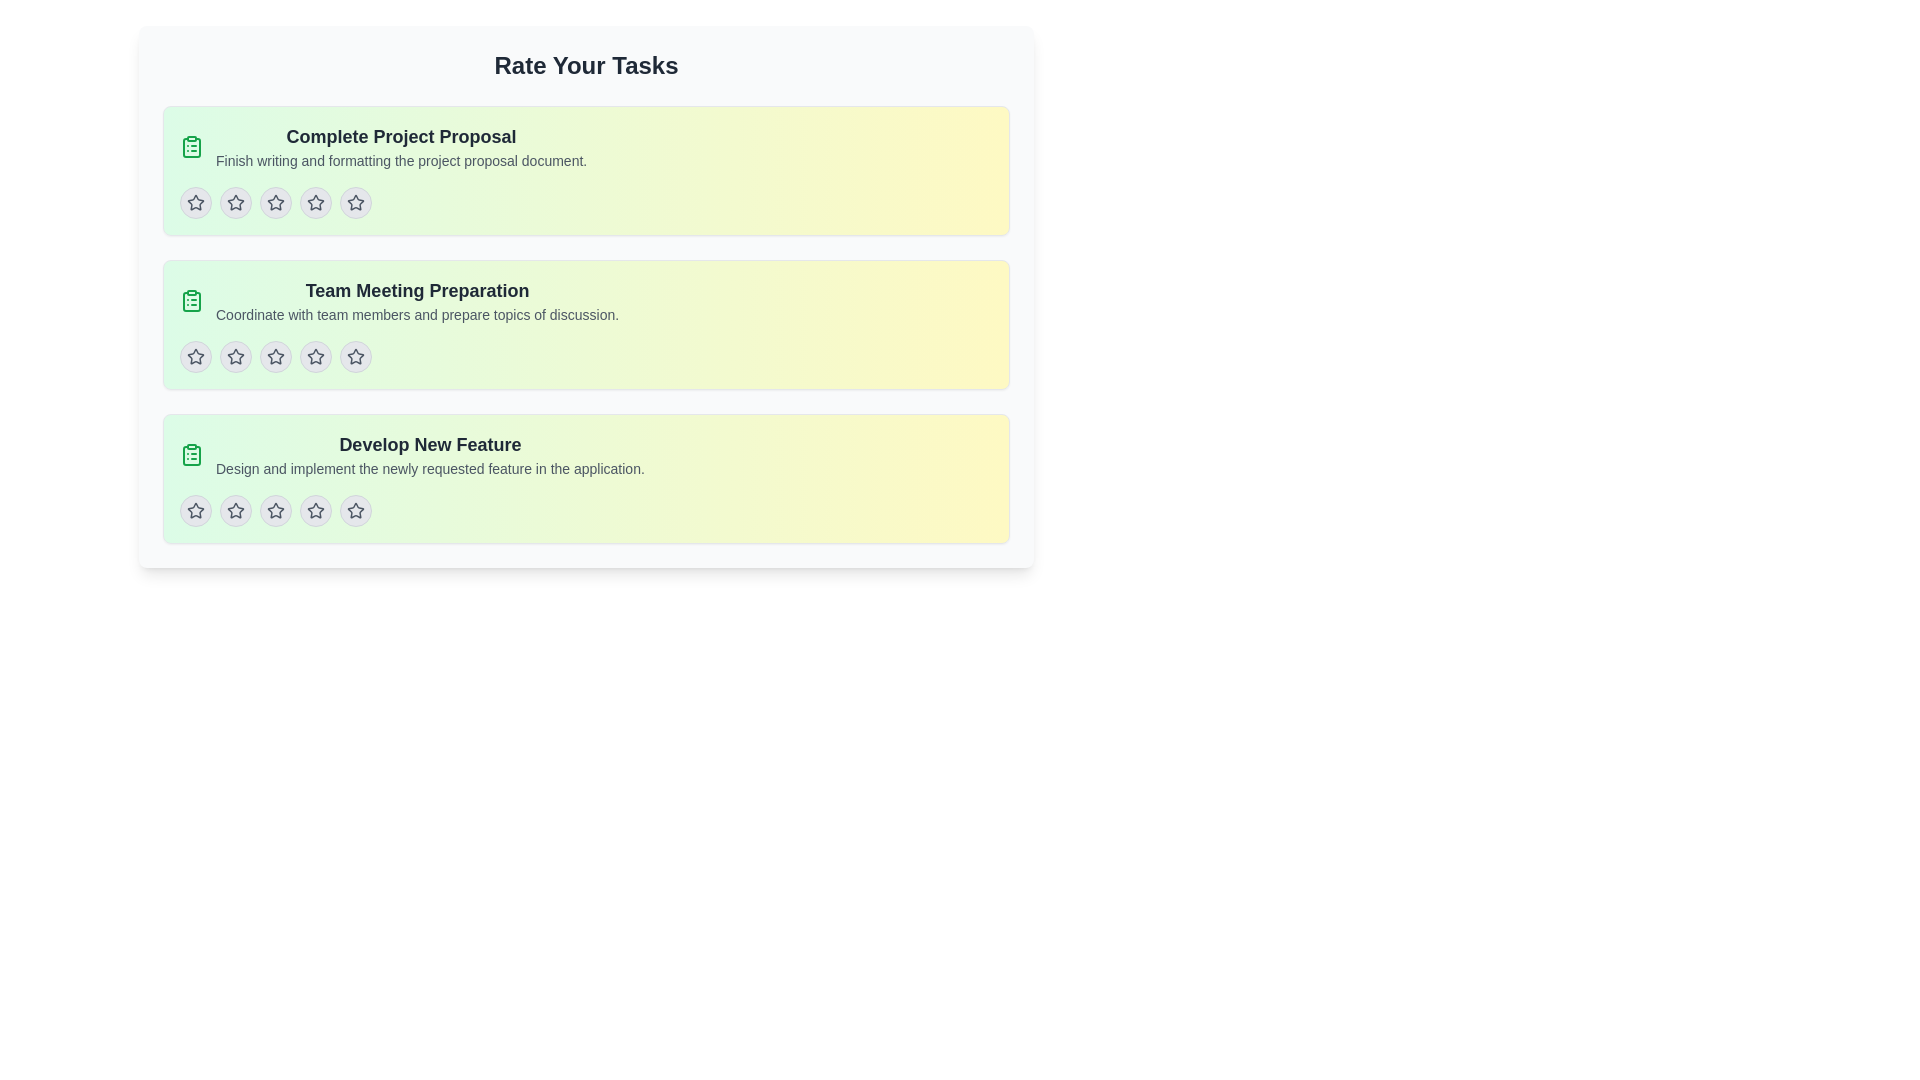  Describe the element at coordinates (429, 455) in the screenshot. I see `the text block that displays 'Develop New Feature'` at that location.